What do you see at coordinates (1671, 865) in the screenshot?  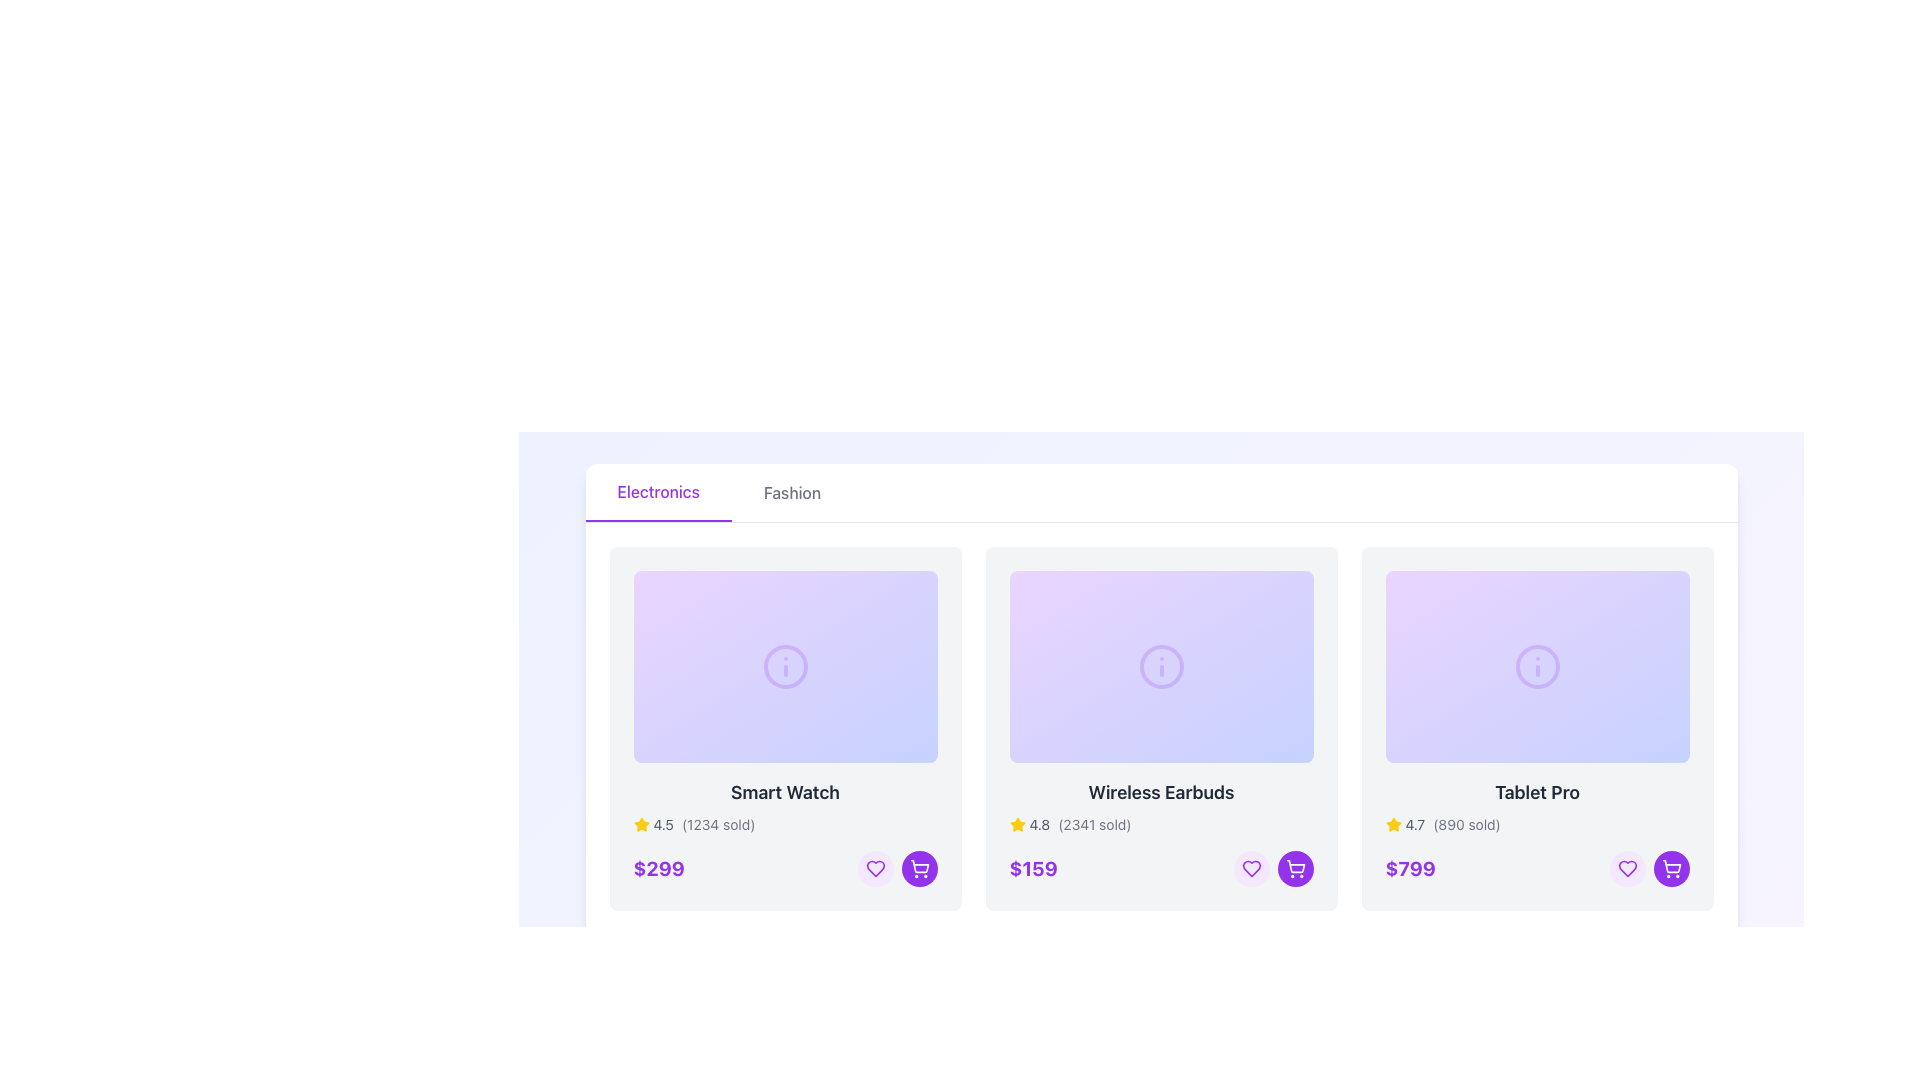 I see `the shopping cart icon component located at the bottom right corner of the 'Tablet Pro' product card` at bounding box center [1671, 865].